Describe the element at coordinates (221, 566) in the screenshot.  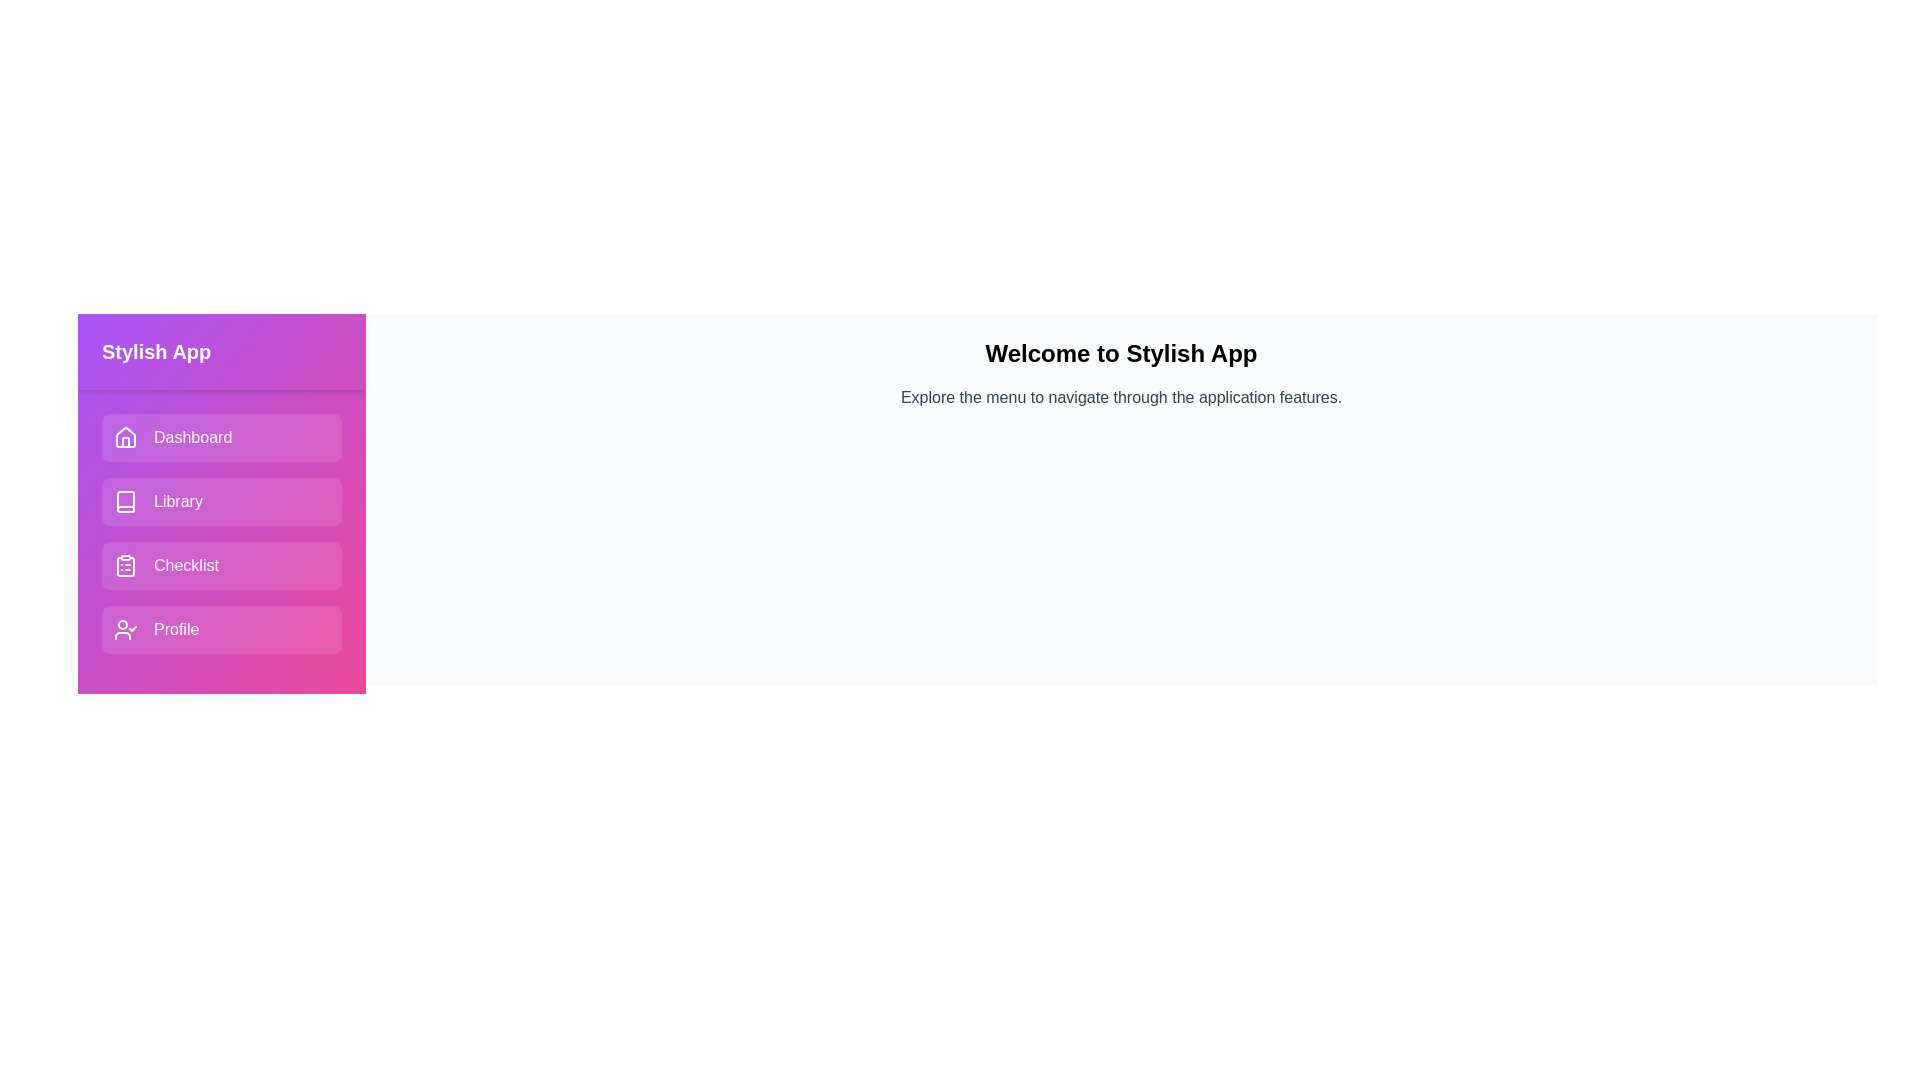
I see `the menu item labeled Checklist to navigate to the corresponding section` at that location.